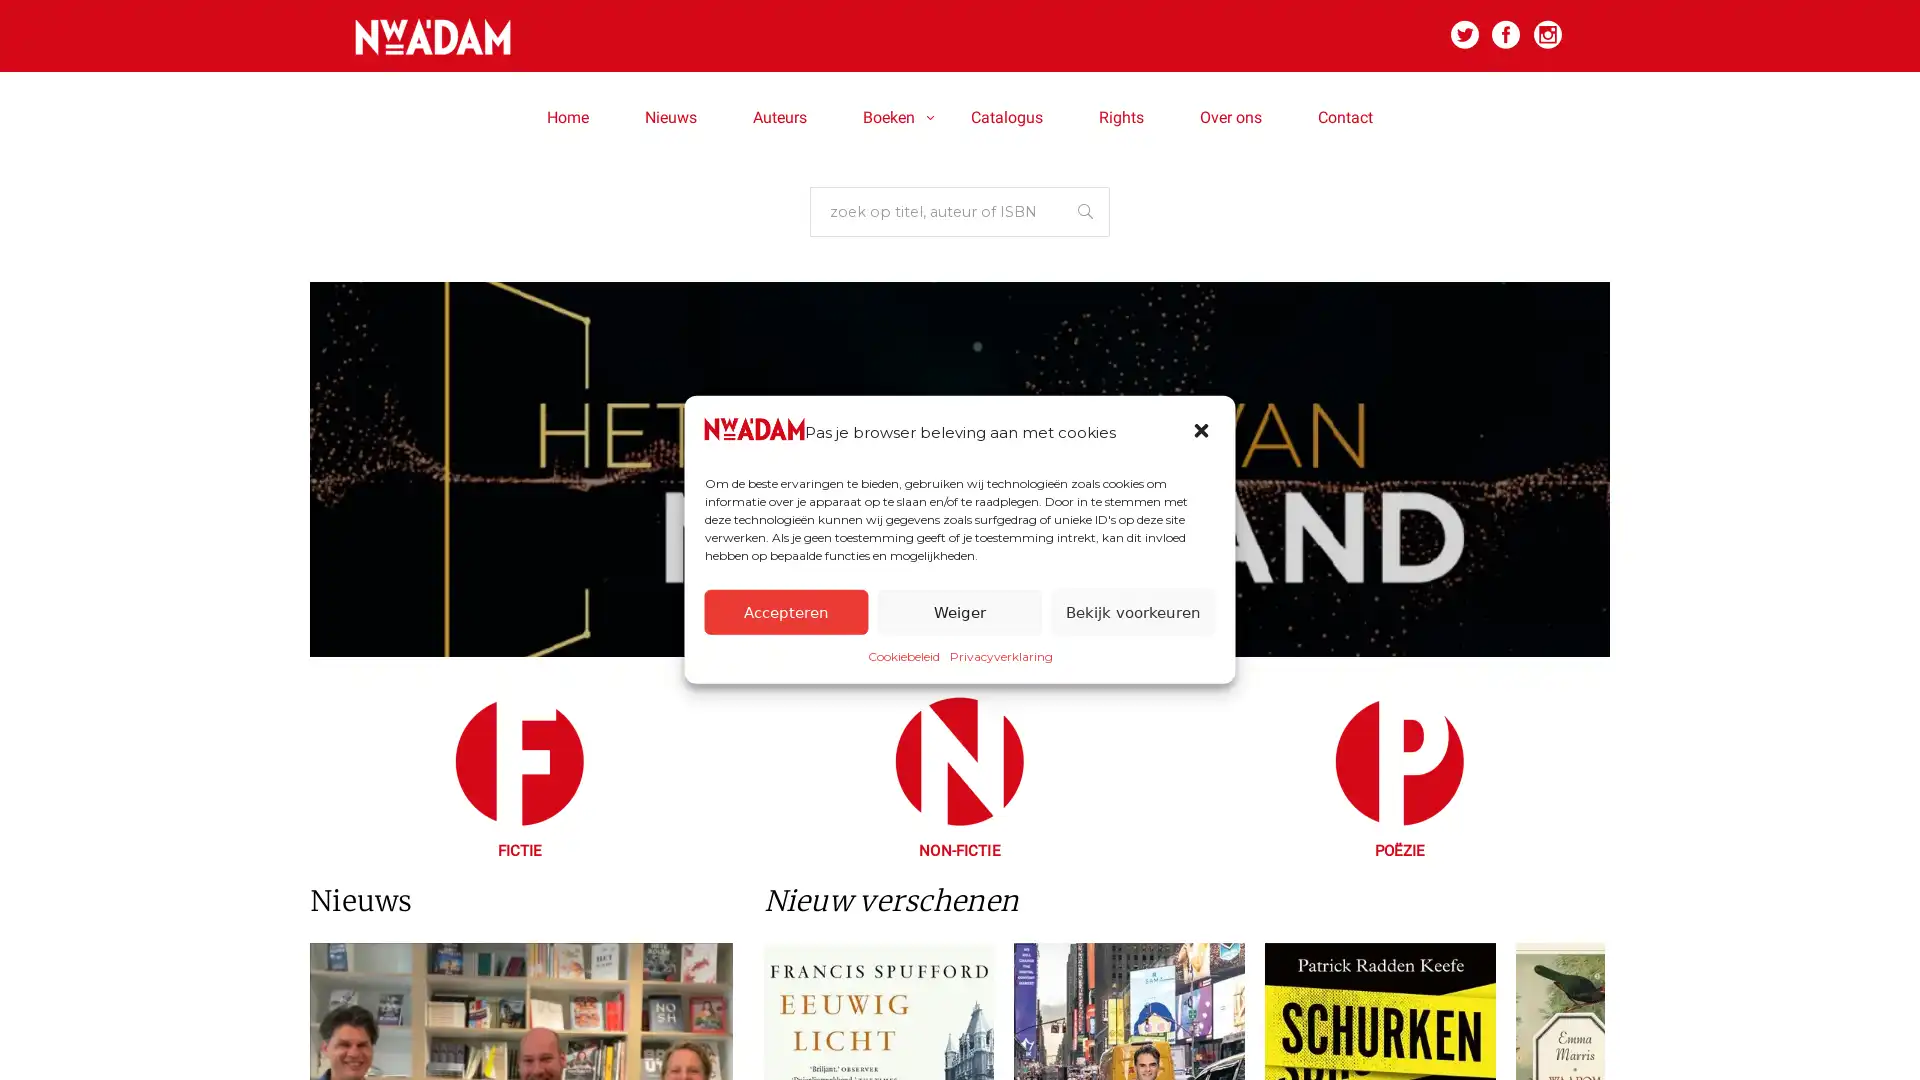  What do you see at coordinates (958, 611) in the screenshot?
I see `Weiger` at bounding box center [958, 611].